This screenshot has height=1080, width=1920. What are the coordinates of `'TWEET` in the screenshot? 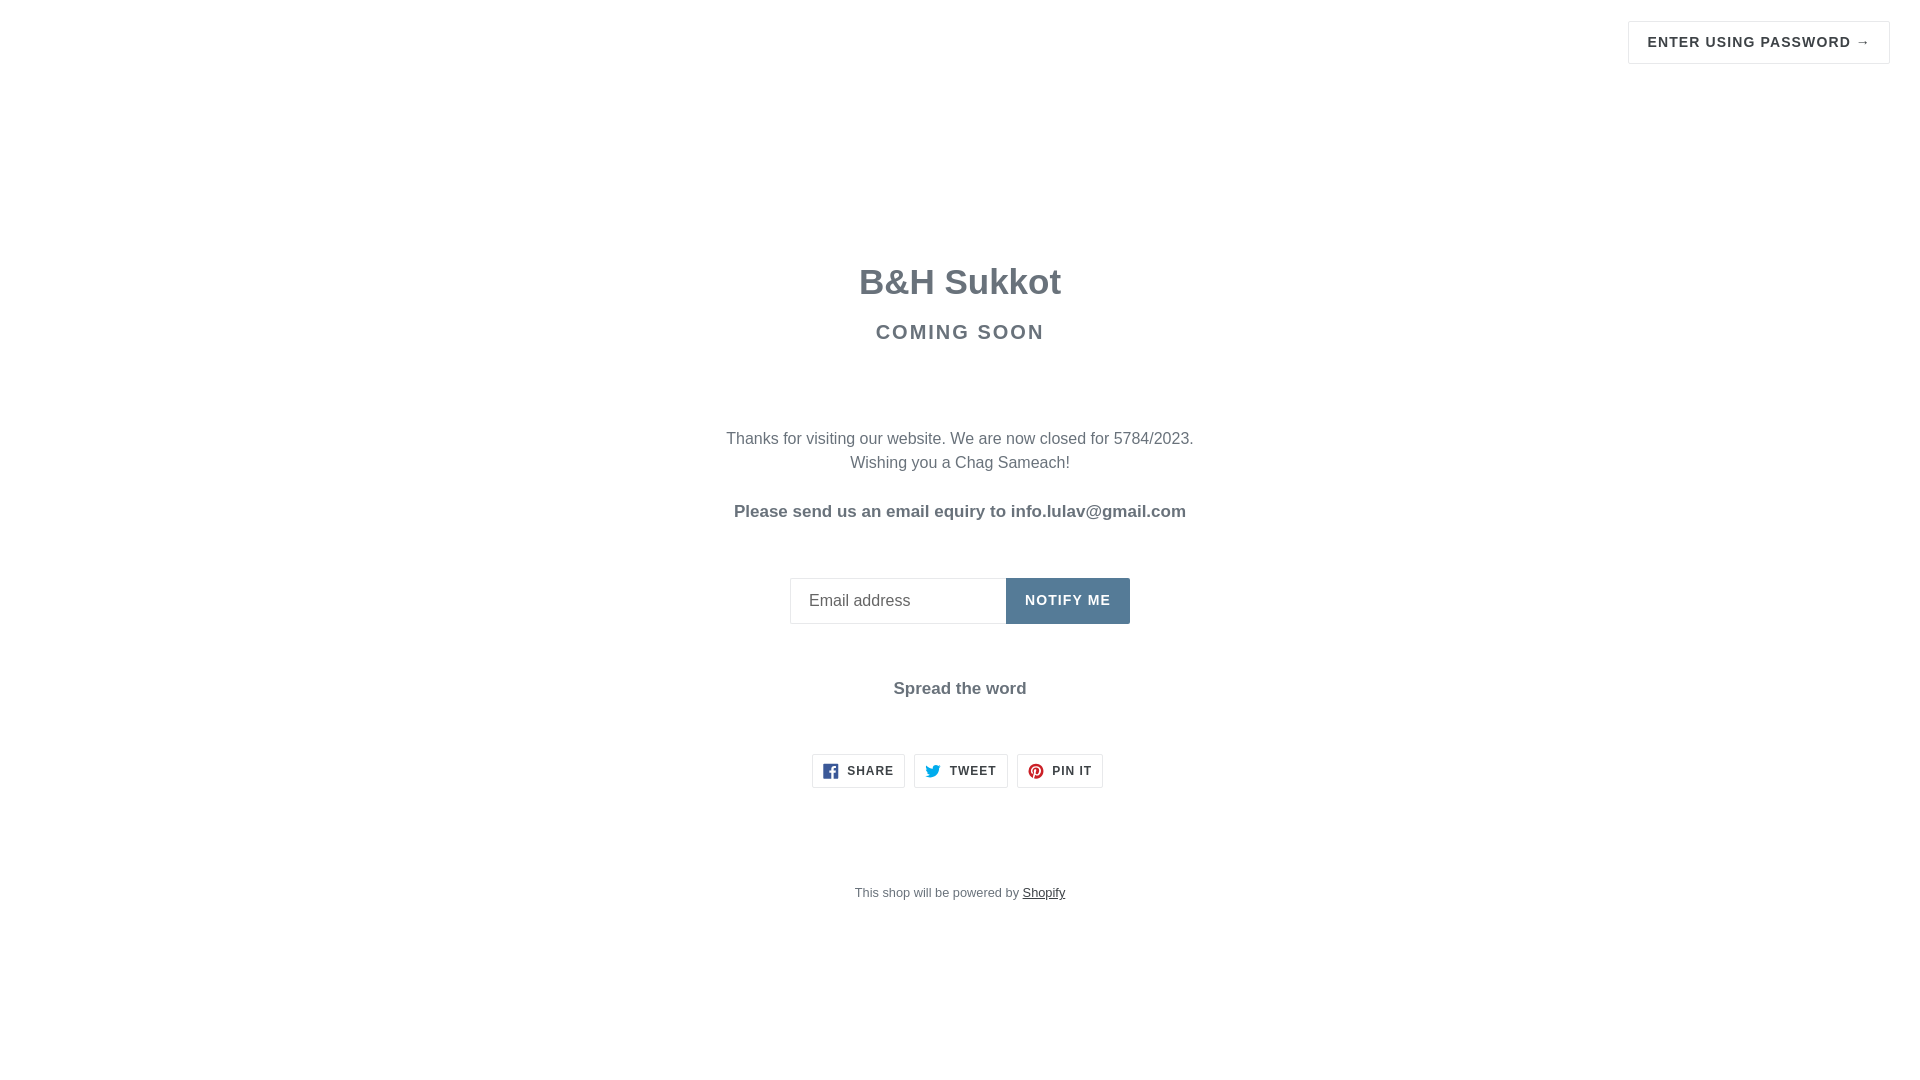 It's located at (960, 770).